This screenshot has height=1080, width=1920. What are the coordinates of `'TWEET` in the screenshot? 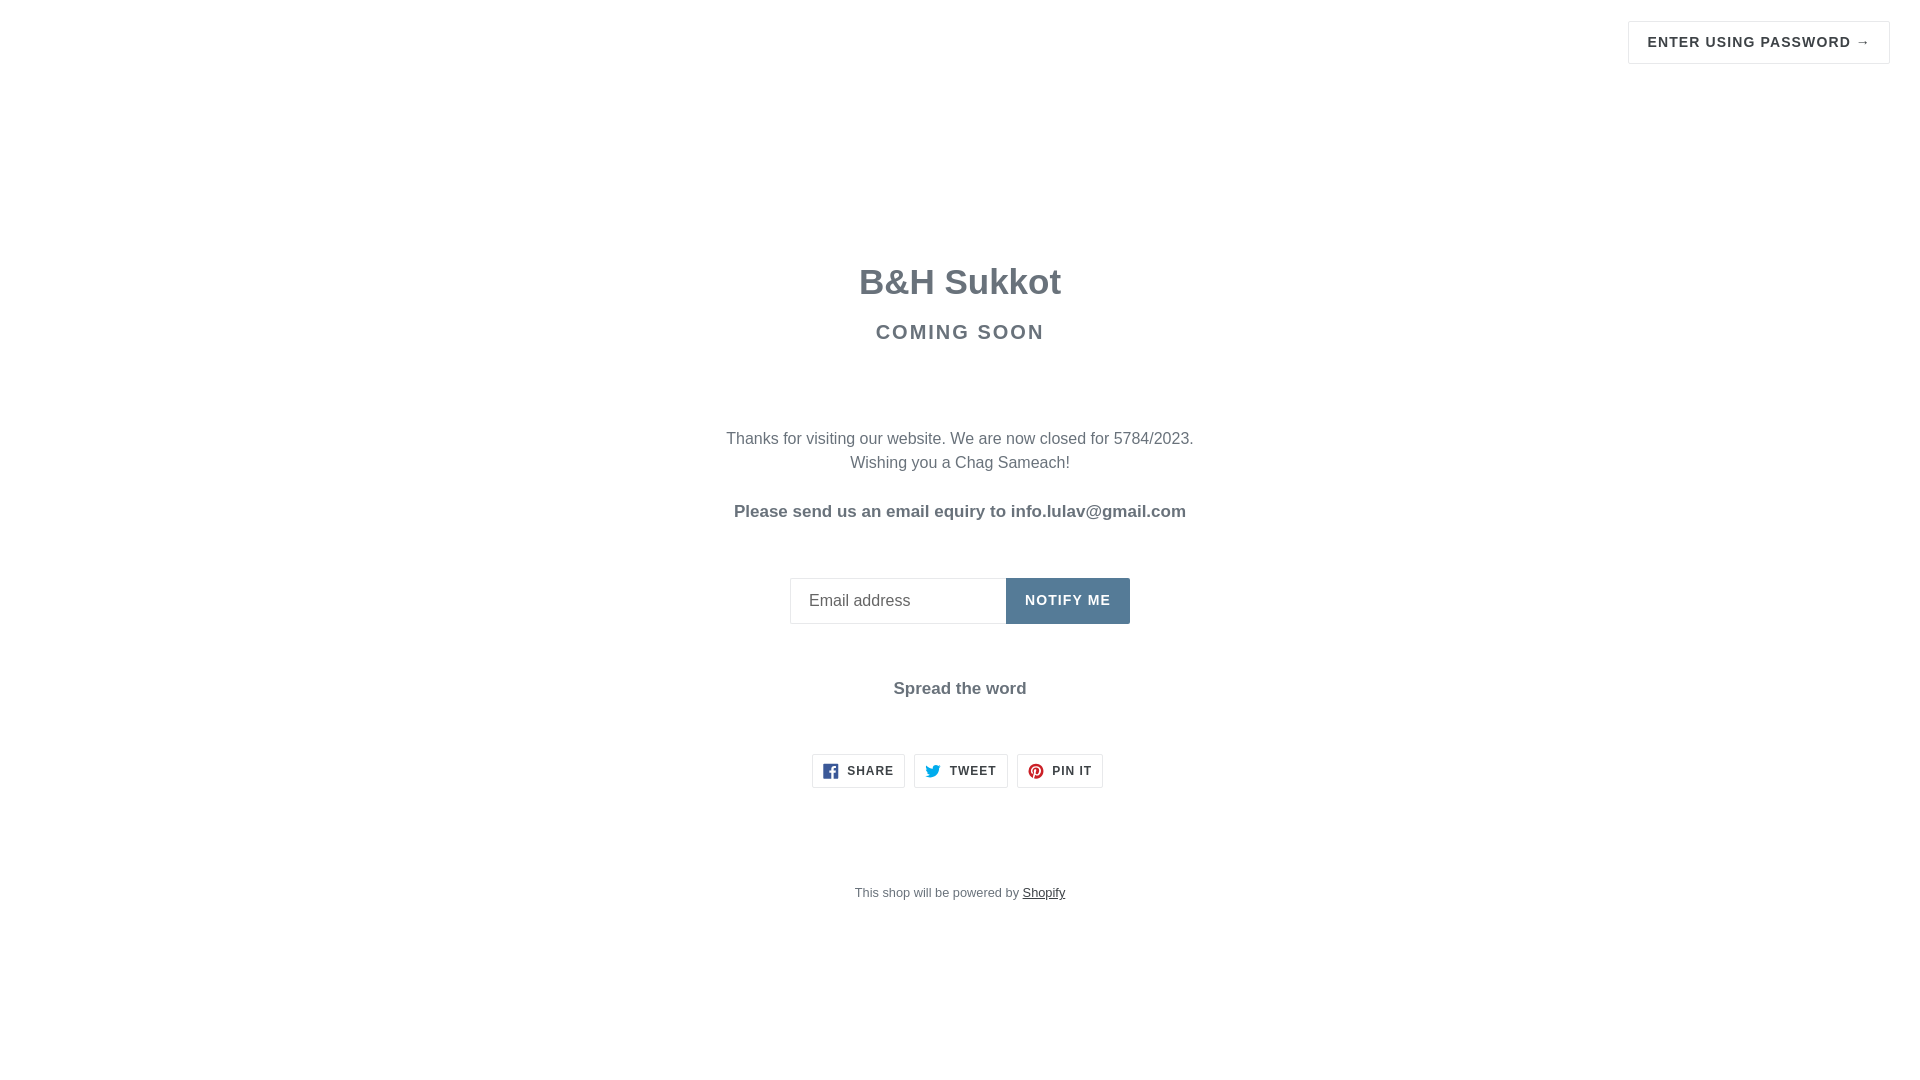 It's located at (960, 770).